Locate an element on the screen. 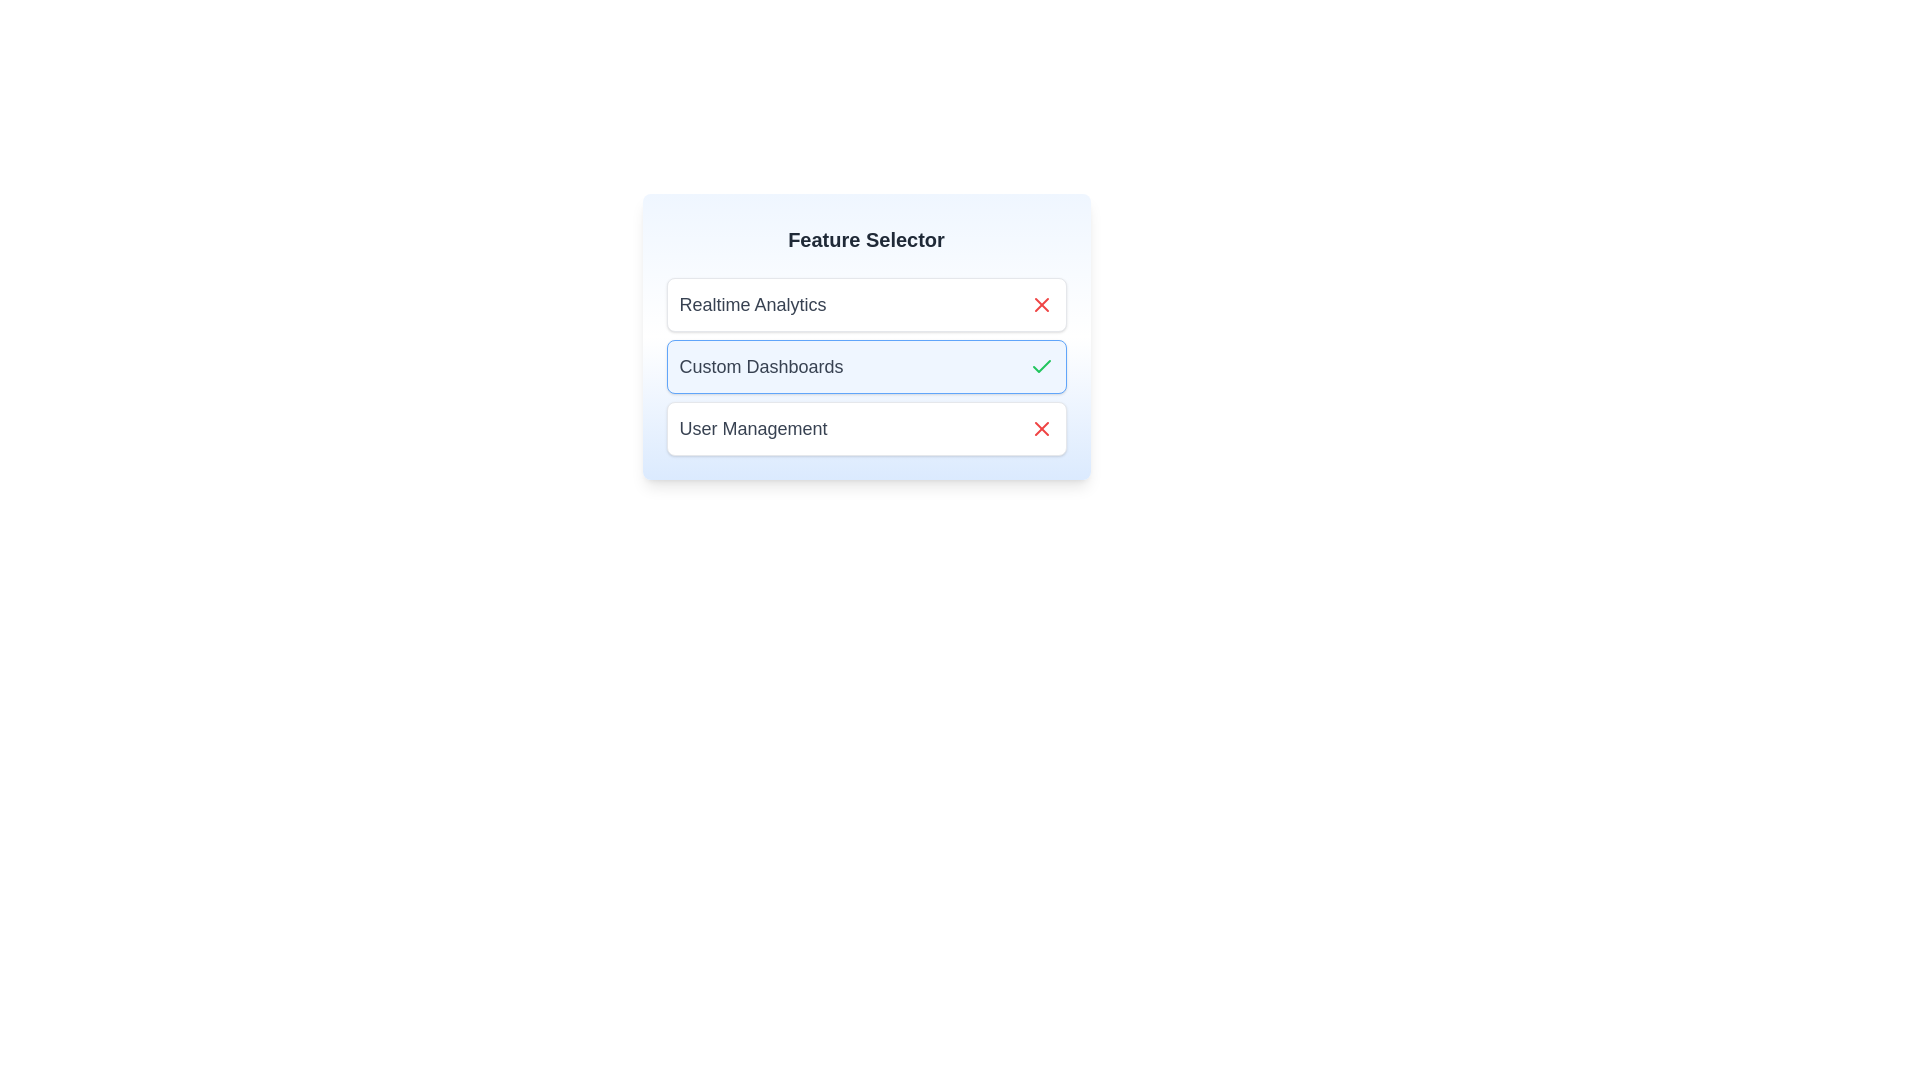 The height and width of the screenshot is (1080, 1920). the item labeled User Management is located at coordinates (866, 427).